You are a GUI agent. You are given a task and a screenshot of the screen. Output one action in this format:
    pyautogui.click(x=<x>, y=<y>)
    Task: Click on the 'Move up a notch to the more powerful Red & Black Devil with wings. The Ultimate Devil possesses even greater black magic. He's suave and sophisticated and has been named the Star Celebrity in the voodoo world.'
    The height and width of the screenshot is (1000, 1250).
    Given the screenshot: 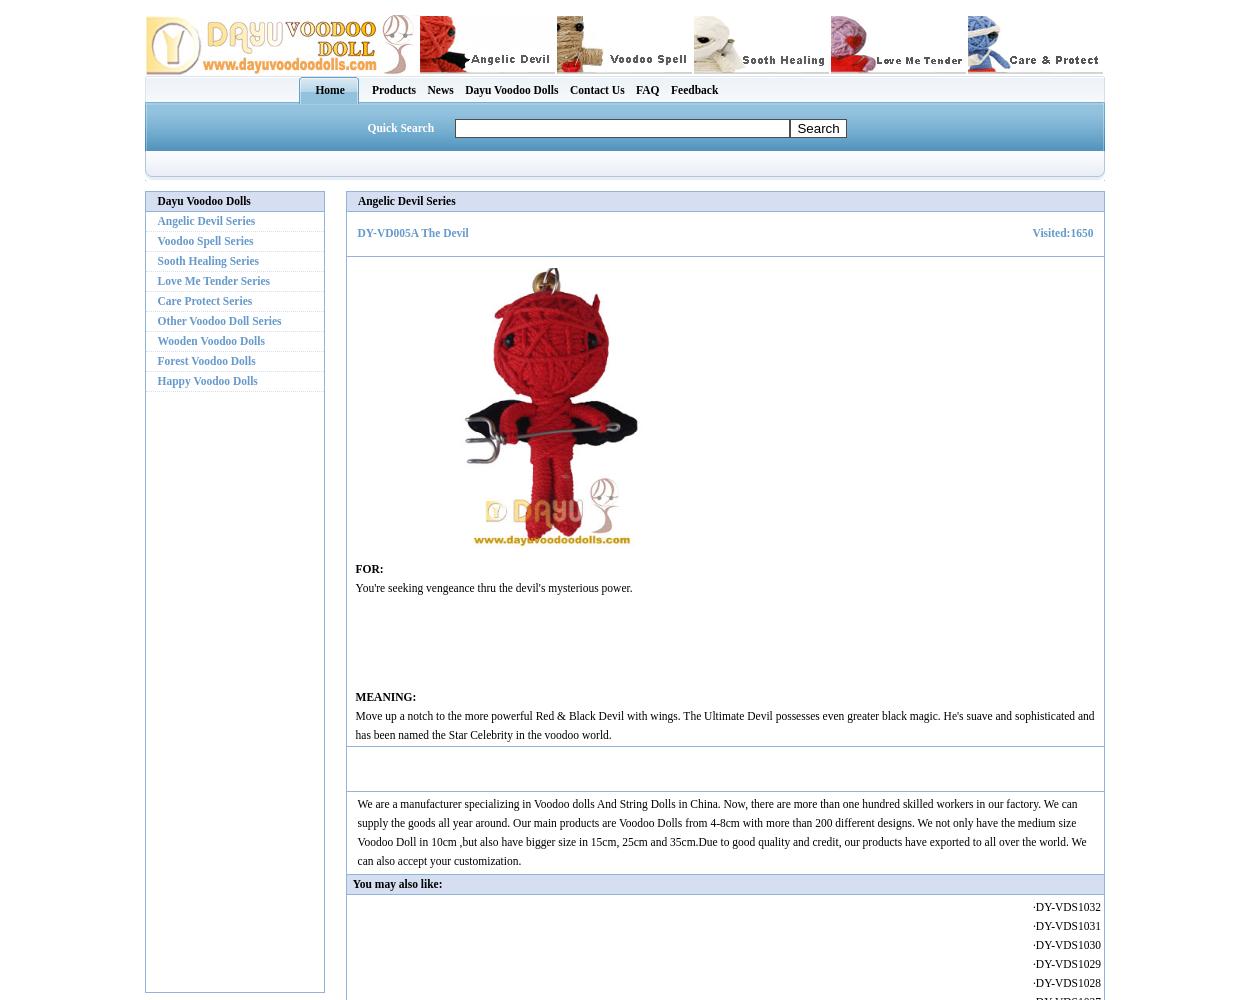 What is the action you would take?
    pyautogui.click(x=353, y=723)
    